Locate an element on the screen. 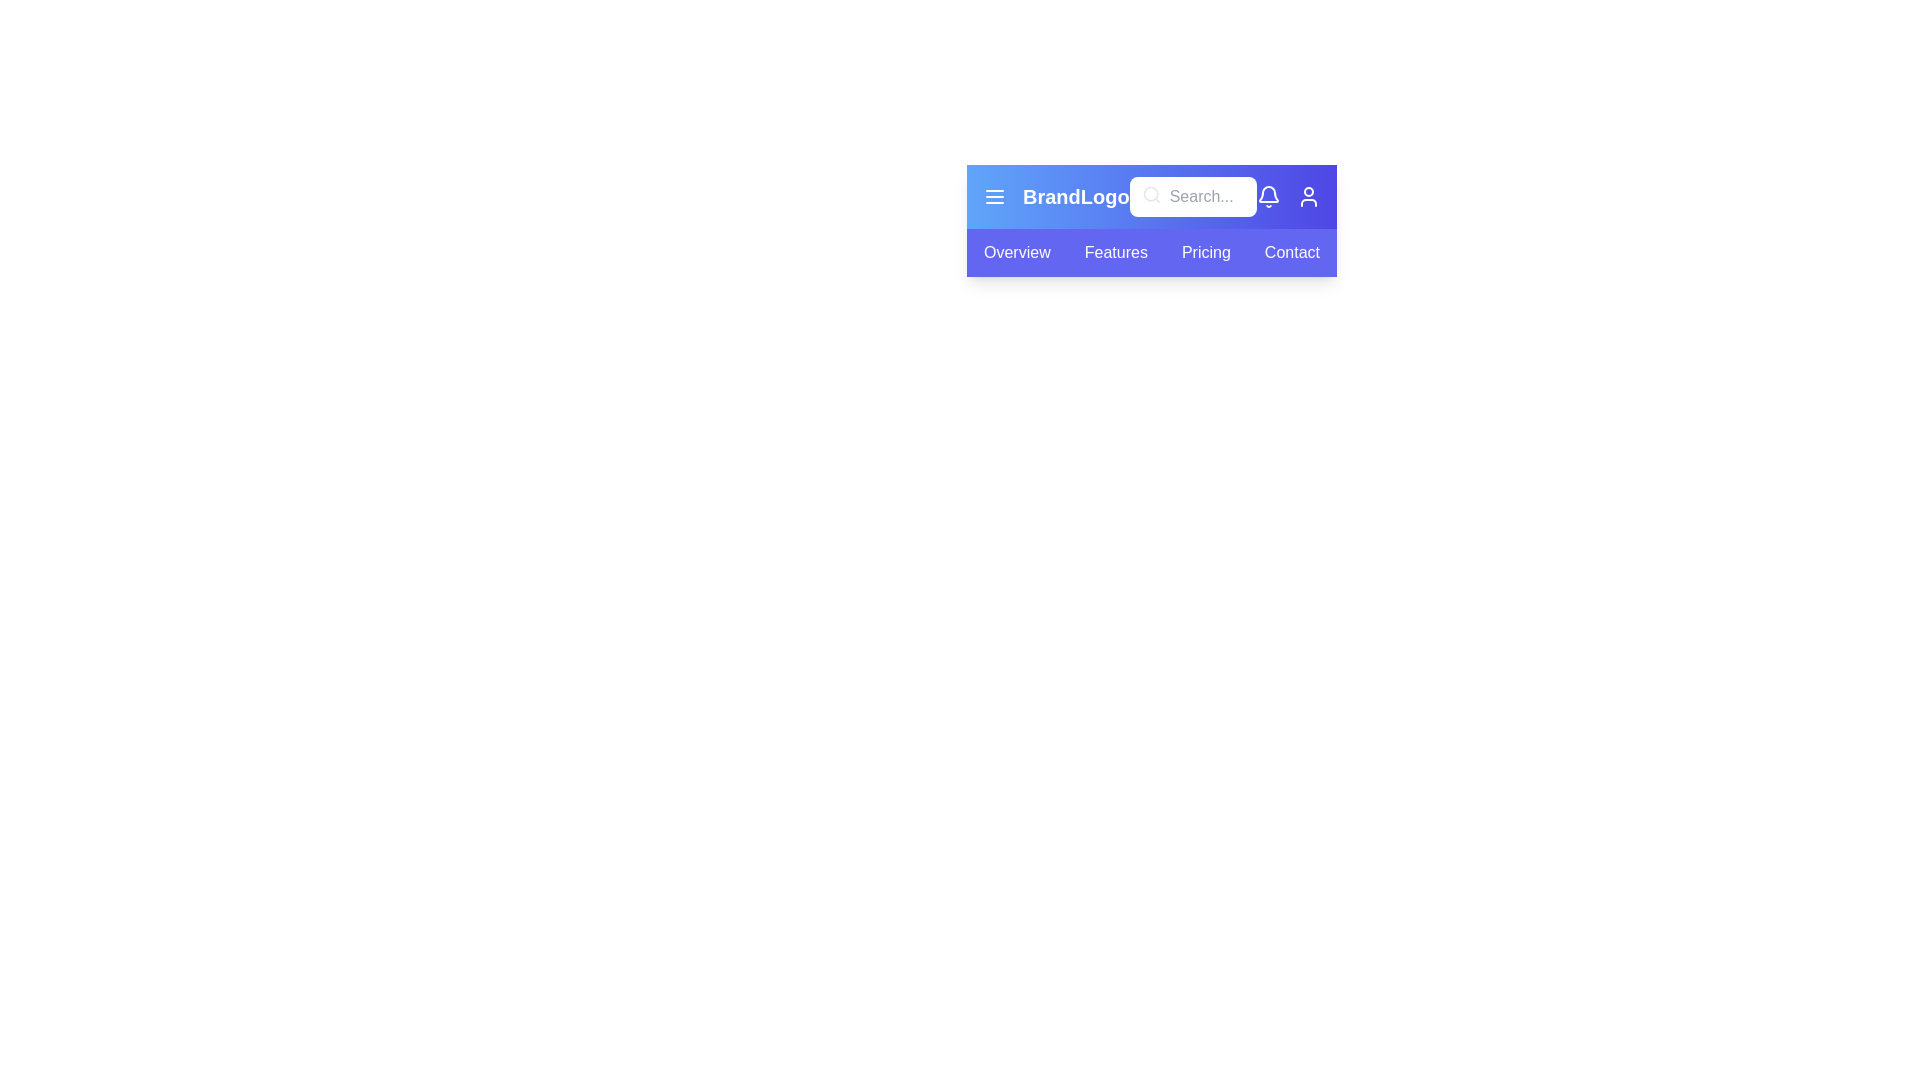 Image resolution: width=1920 pixels, height=1080 pixels. the tab labeled Contact from the navigation bar is located at coordinates (1292, 252).